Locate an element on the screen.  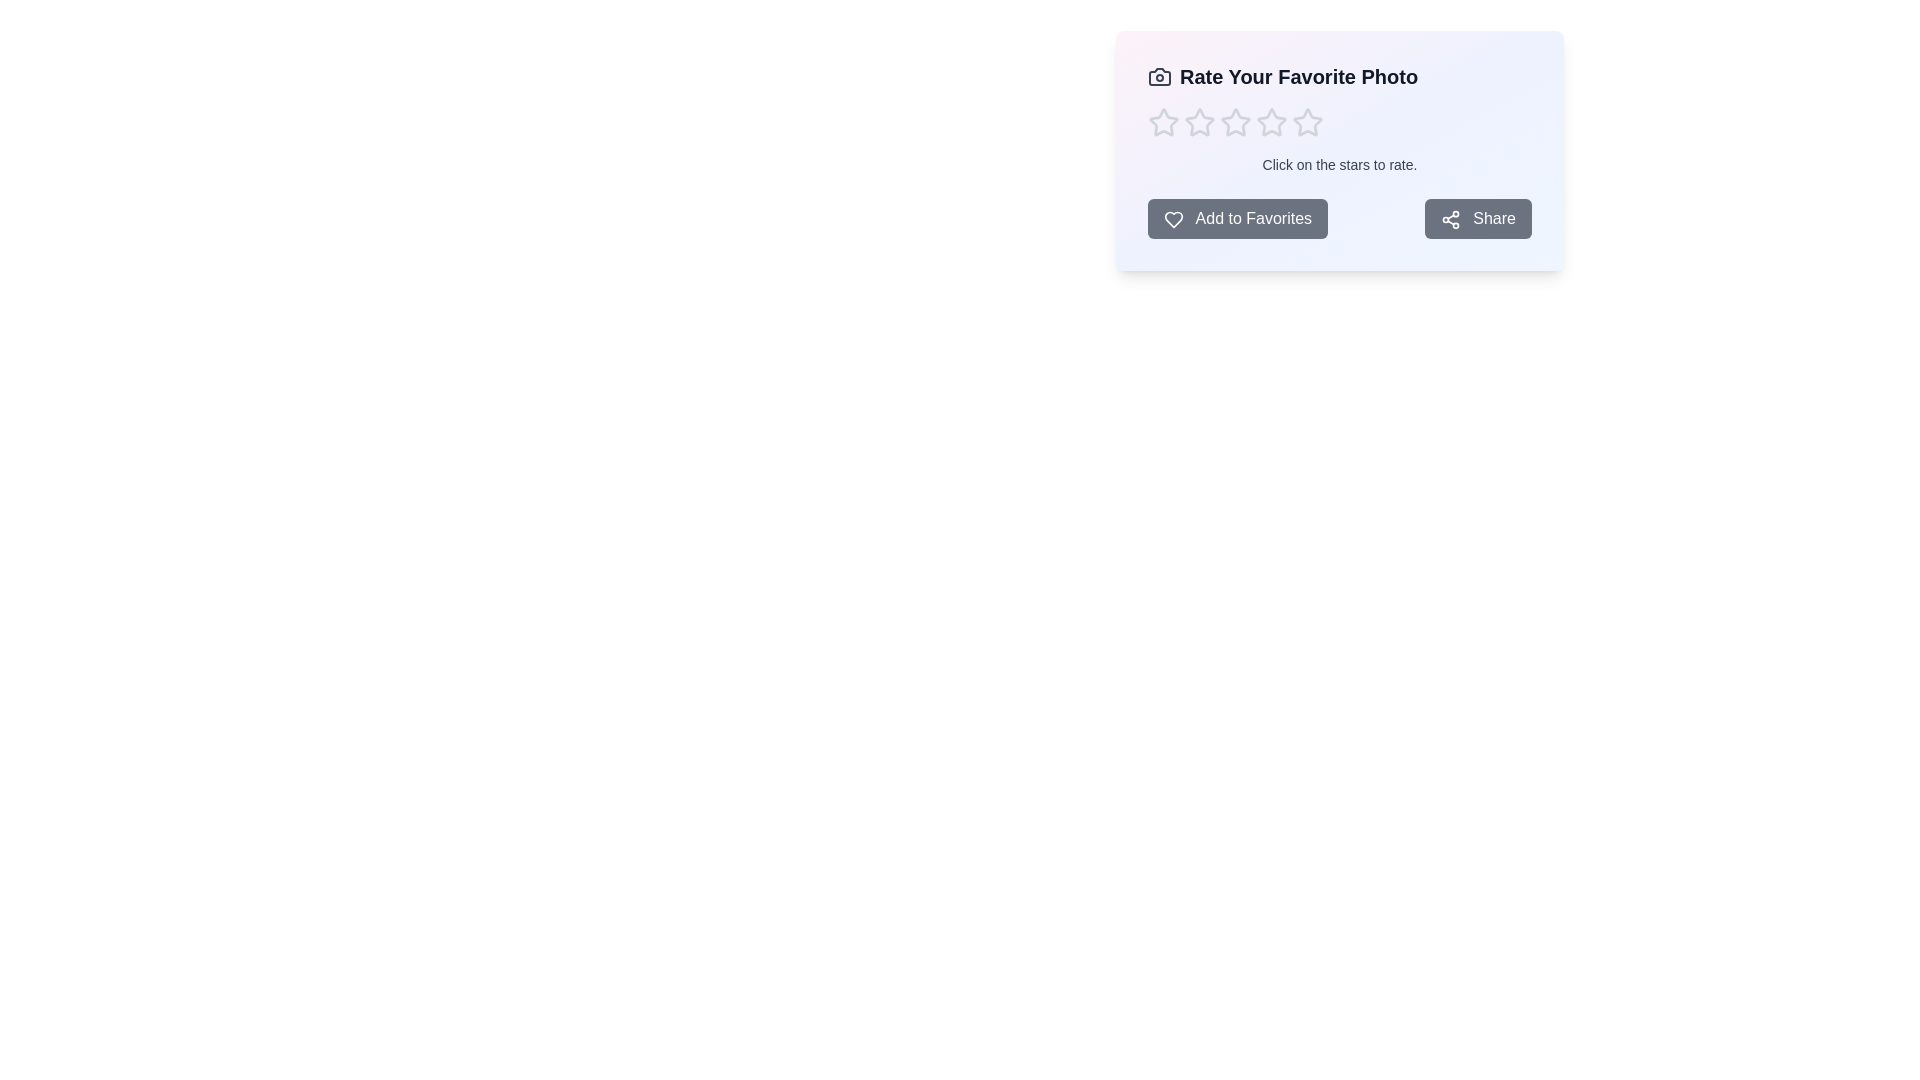
the first hollow star icon with a light grayish outline is located at coordinates (1199, 122).